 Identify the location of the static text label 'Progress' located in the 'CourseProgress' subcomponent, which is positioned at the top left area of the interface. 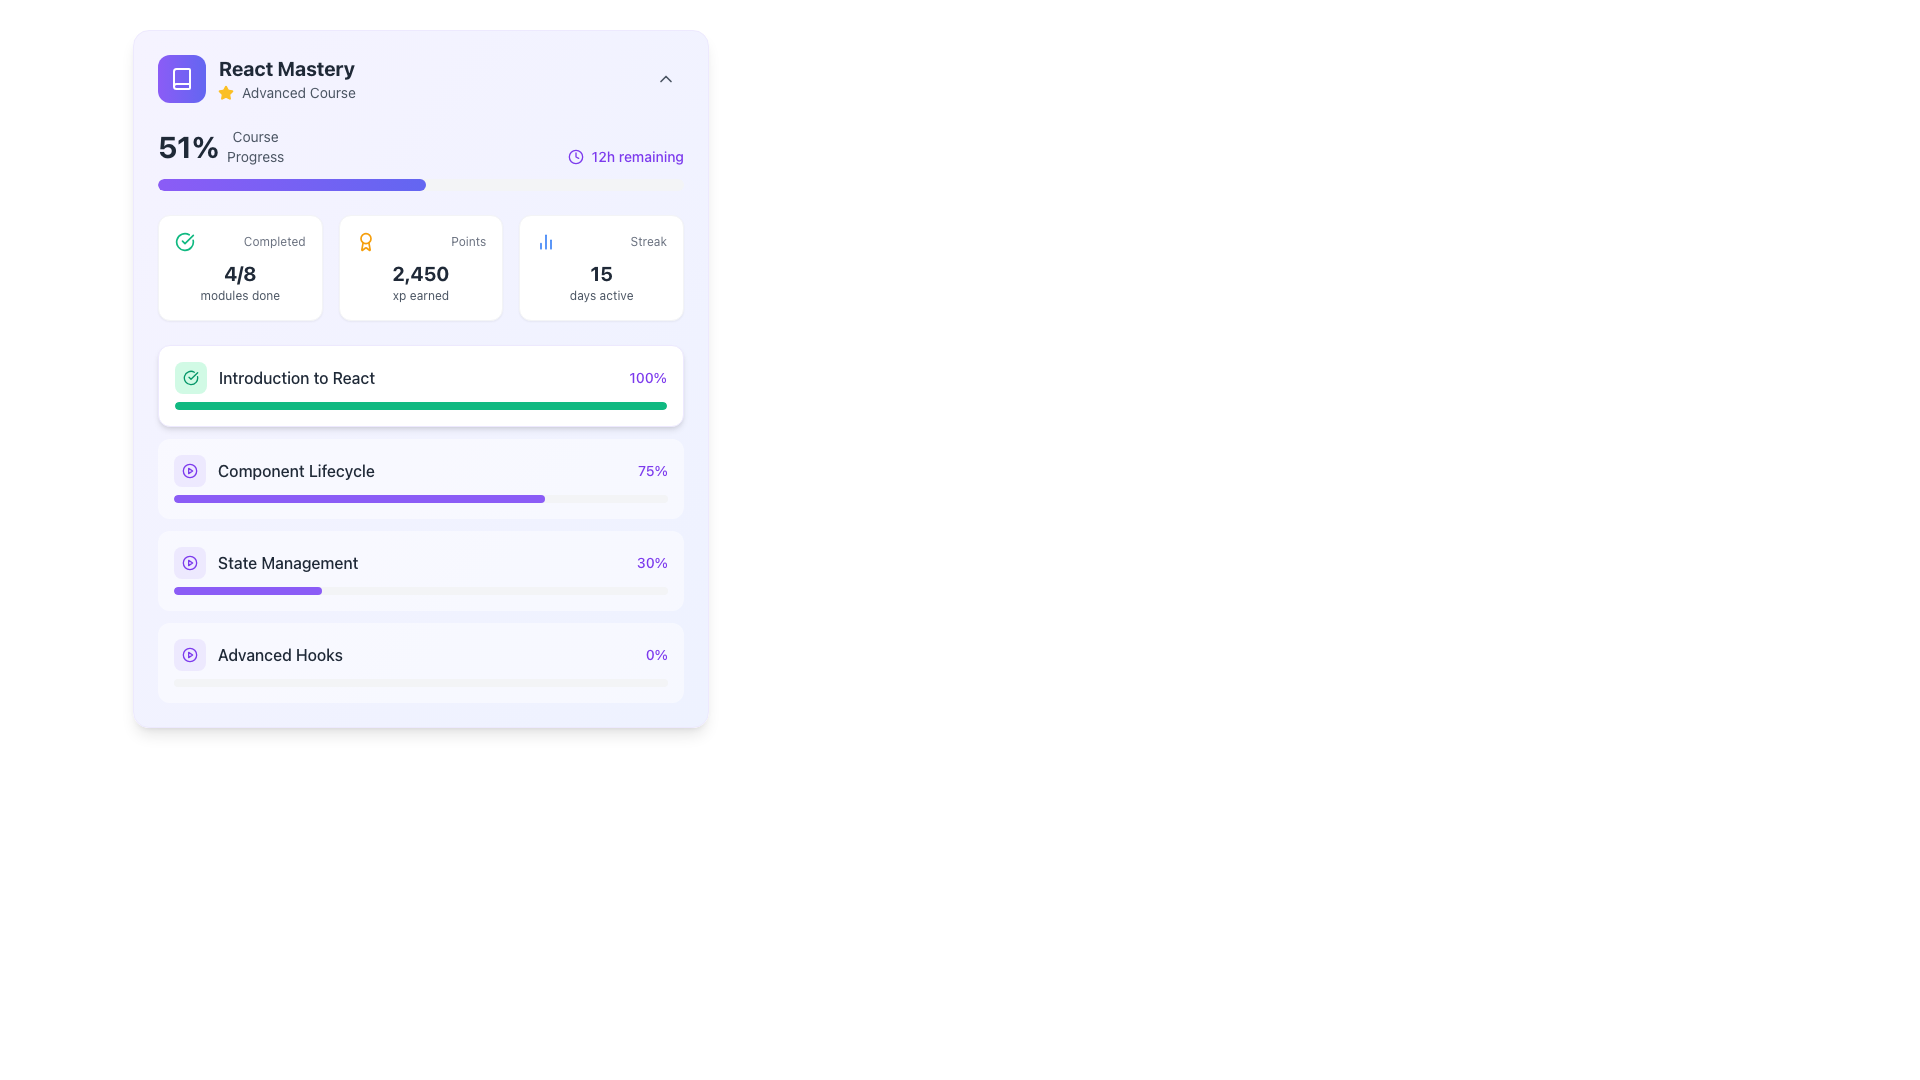
(254, 156).